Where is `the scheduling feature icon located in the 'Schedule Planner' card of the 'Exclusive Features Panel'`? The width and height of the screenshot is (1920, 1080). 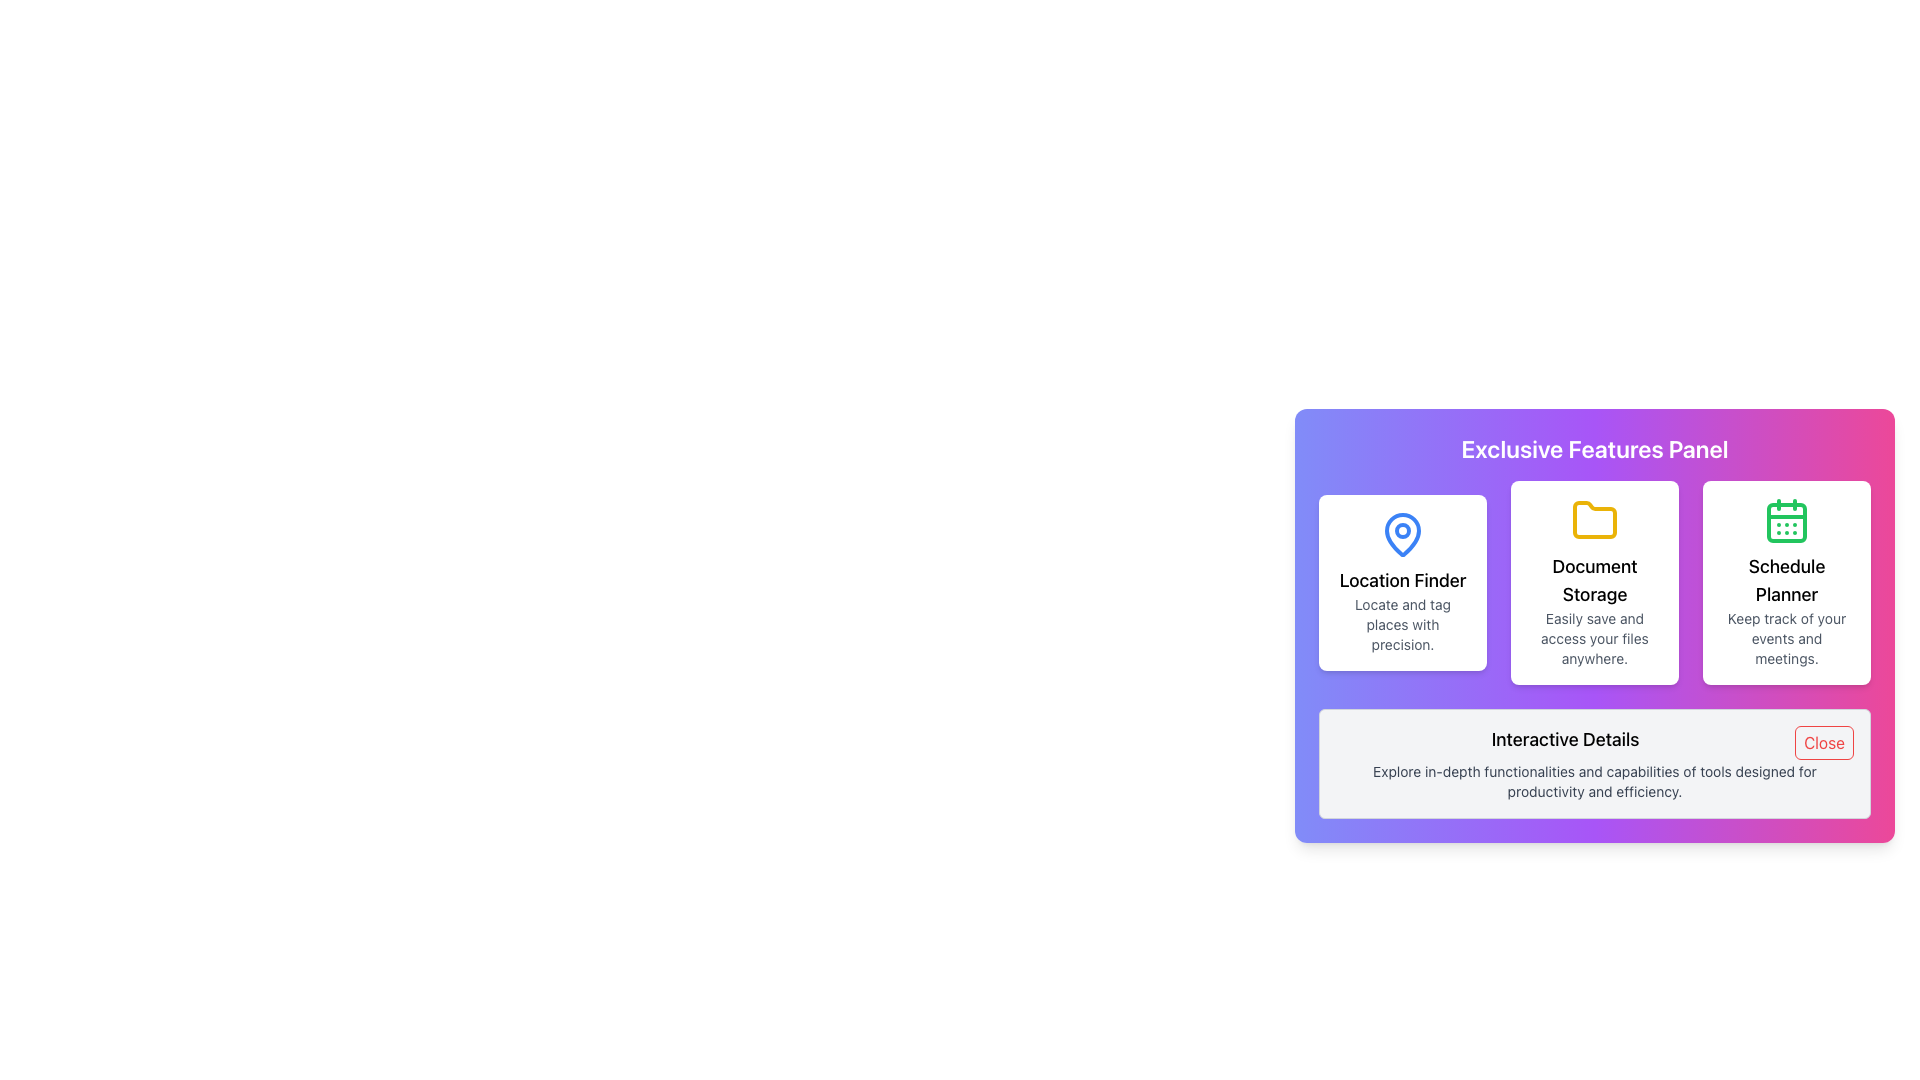 the scheduling feature icon located in the 'Schedule Planner' card of the 'Exclusive Features Panel' is located at coordinates (1786, 519).